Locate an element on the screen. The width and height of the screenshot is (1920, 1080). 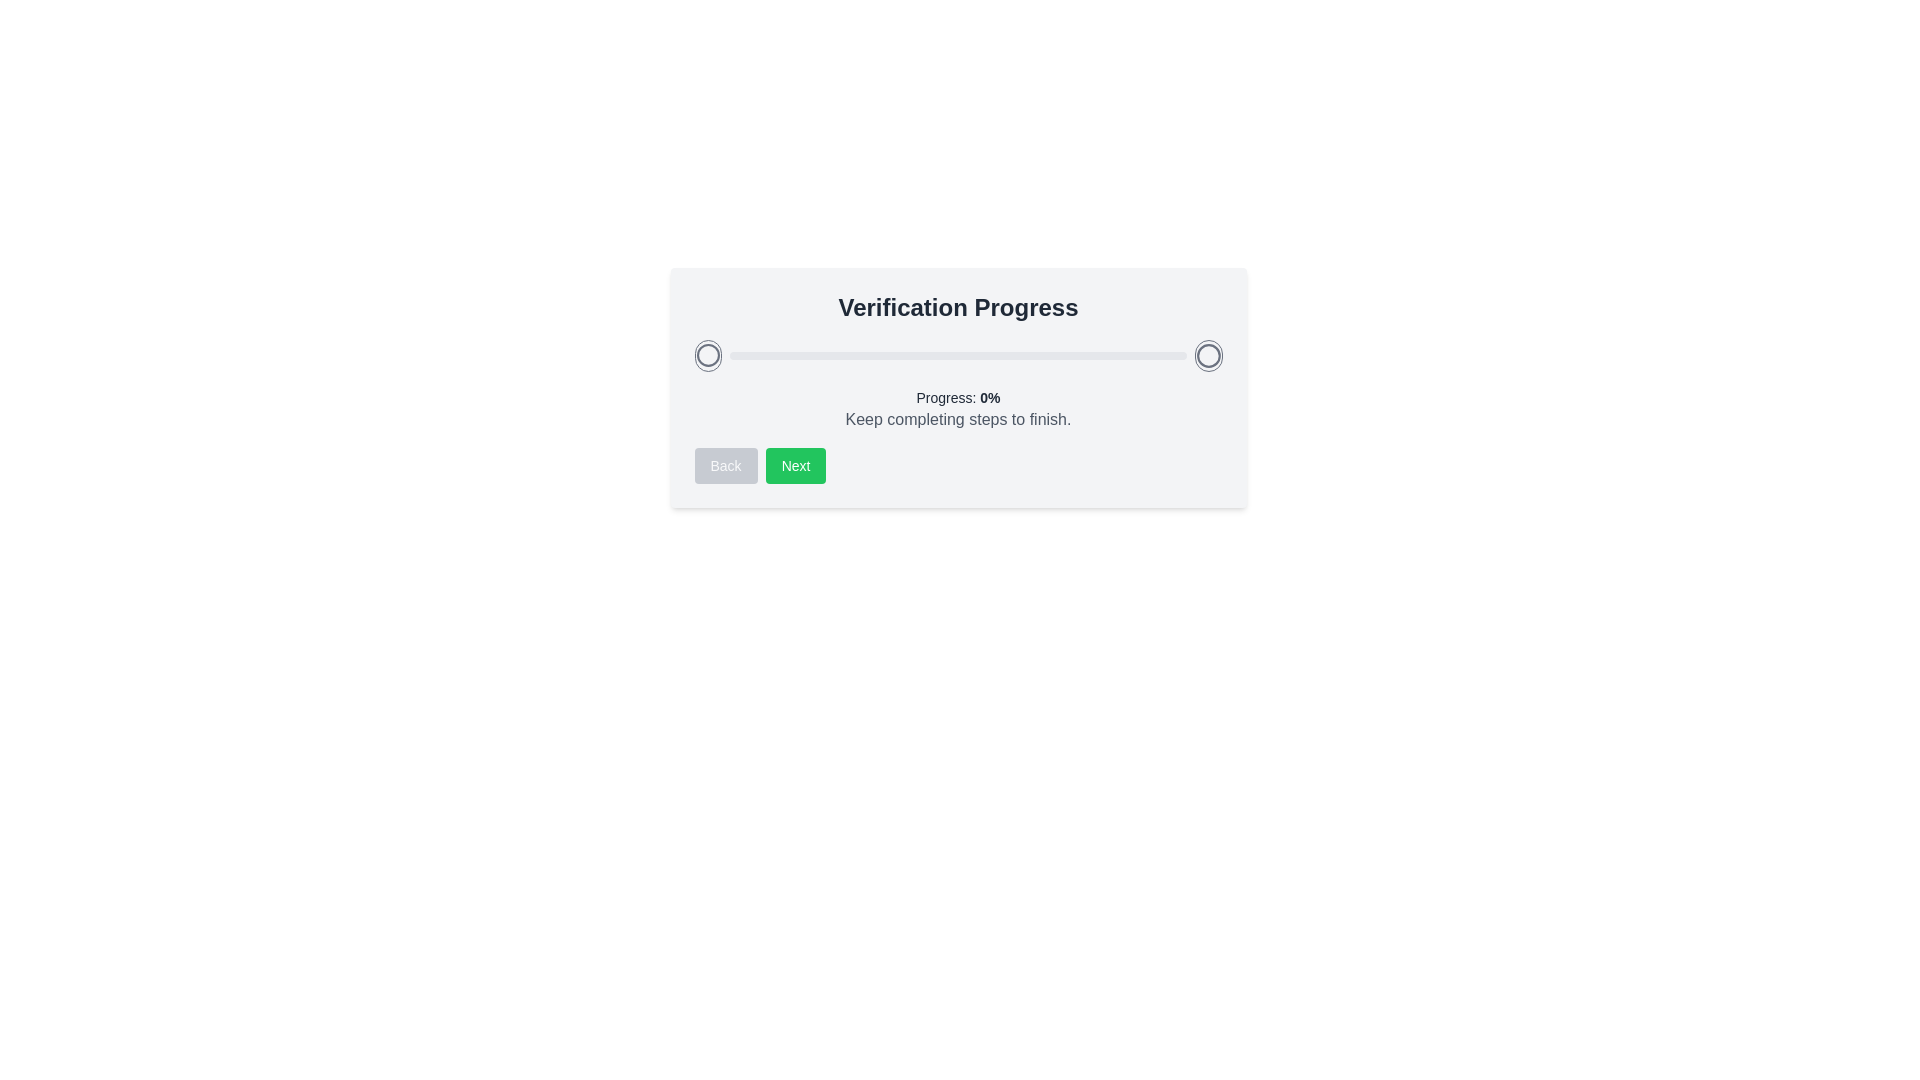
the static text display that prompts the user to continue progressing through the steps, positioned below the progress indicator text and above the action buttons is located at coordinates (957, 419).